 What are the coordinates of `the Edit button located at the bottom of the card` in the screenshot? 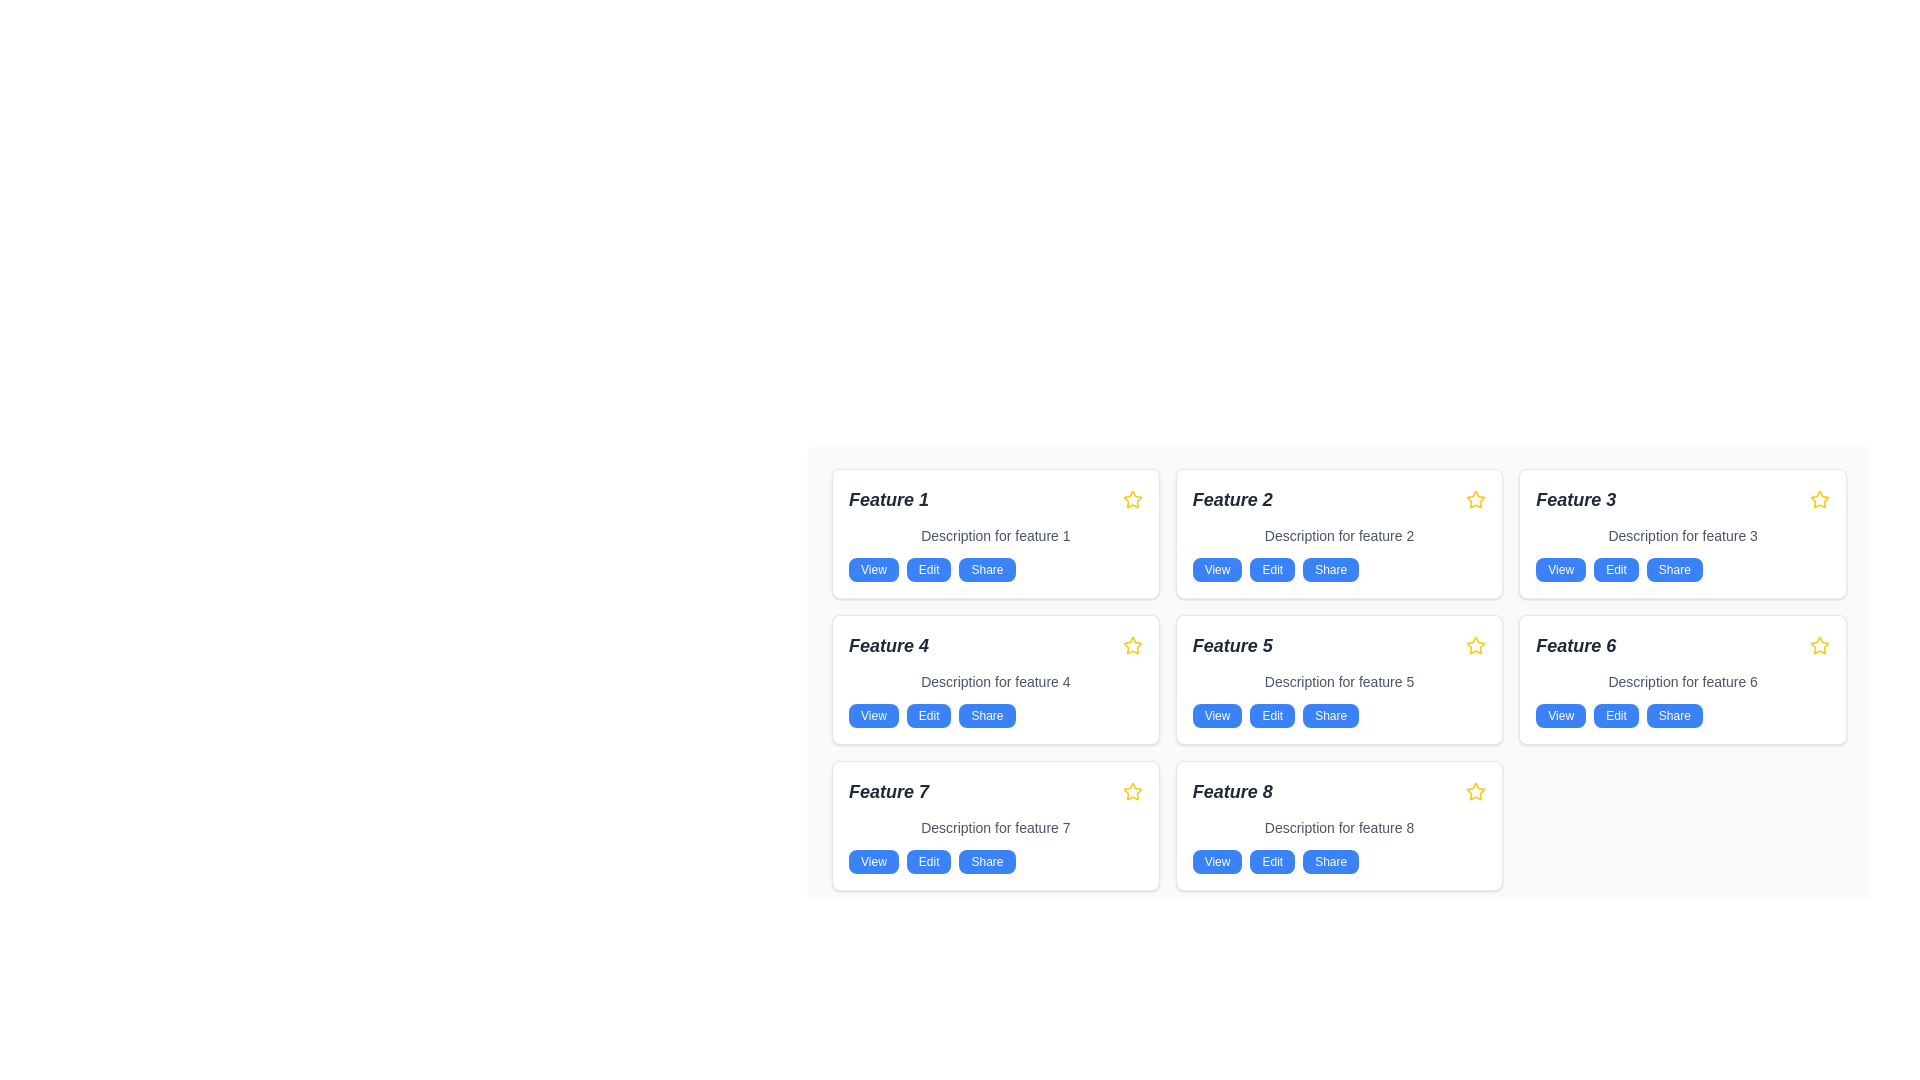 It's located at (928, 570).